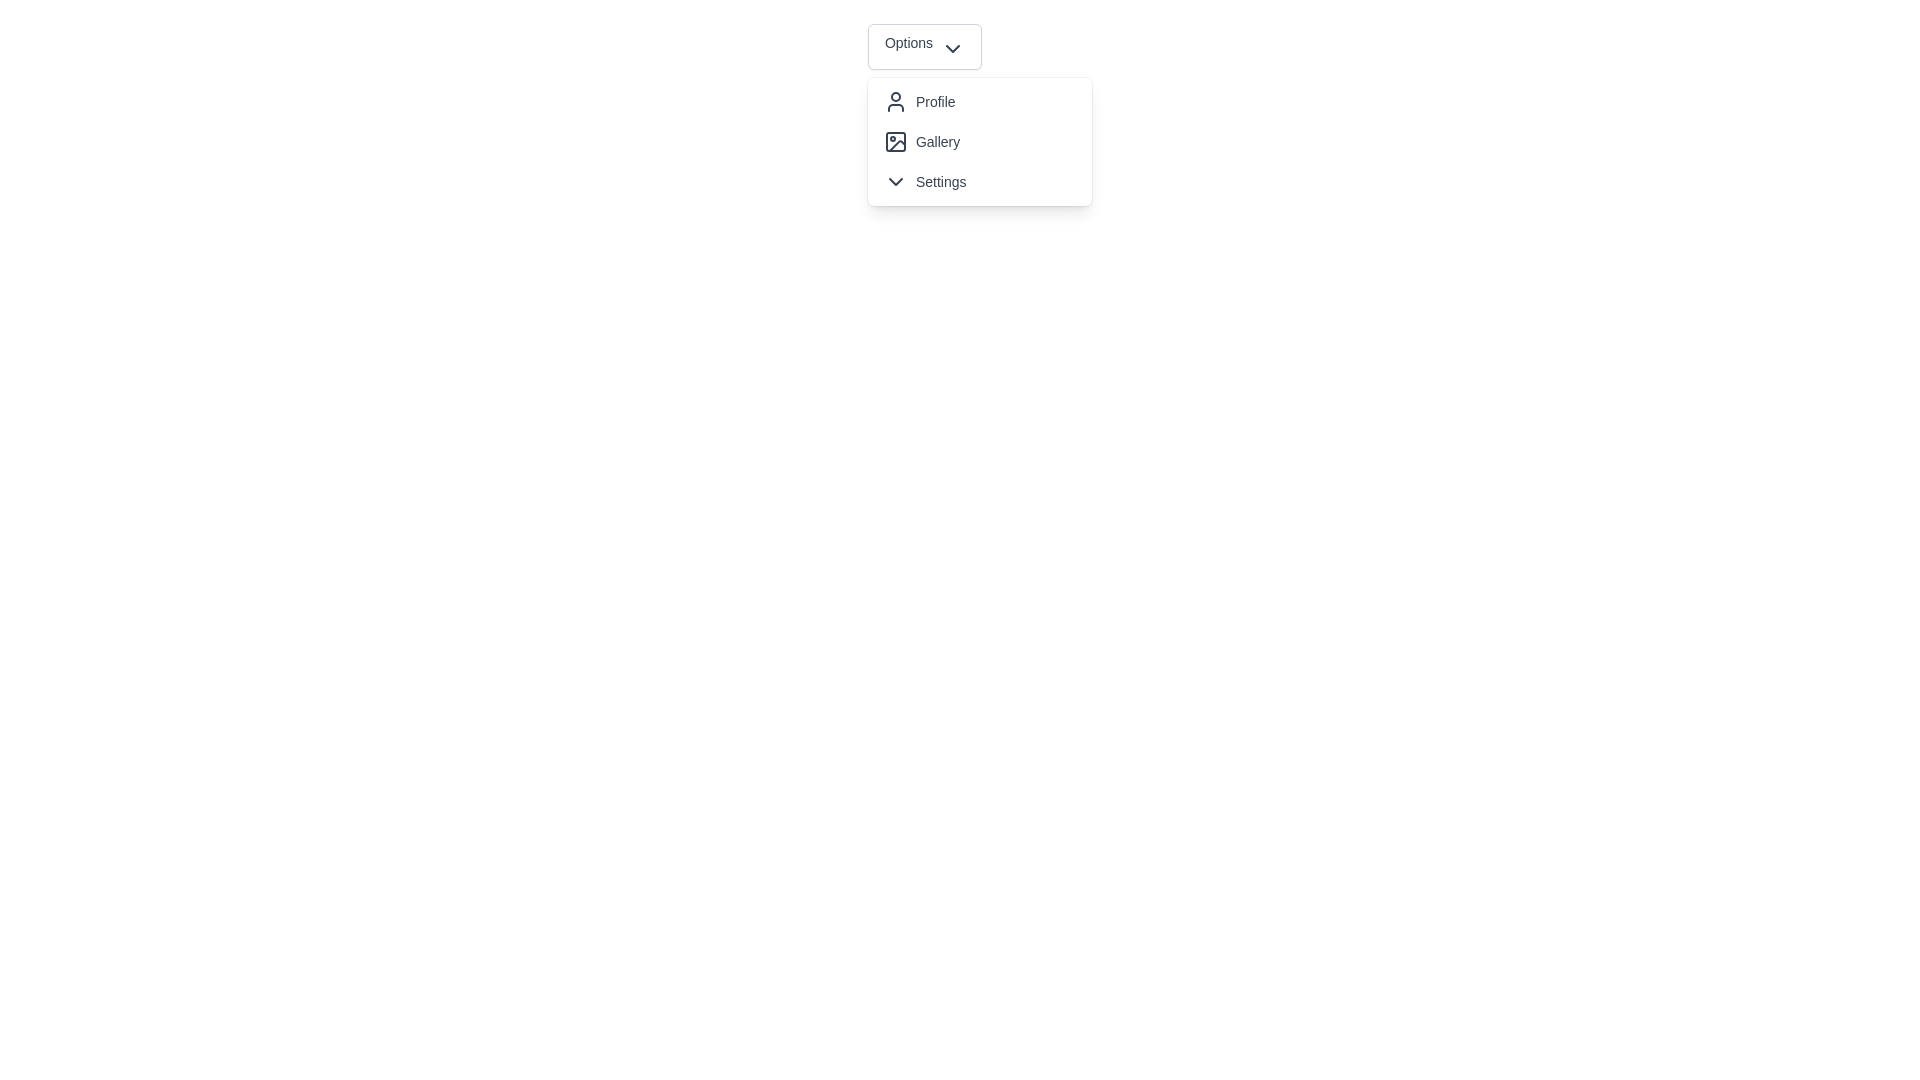  What do you see at coordinates (979, 101) in the screenshot?
I see `first interactive menu item in the dropdown, which is located above the 'Gallery' and 'Settings' items, likely leading to the user's profile page` at bounding box center [979, 101].